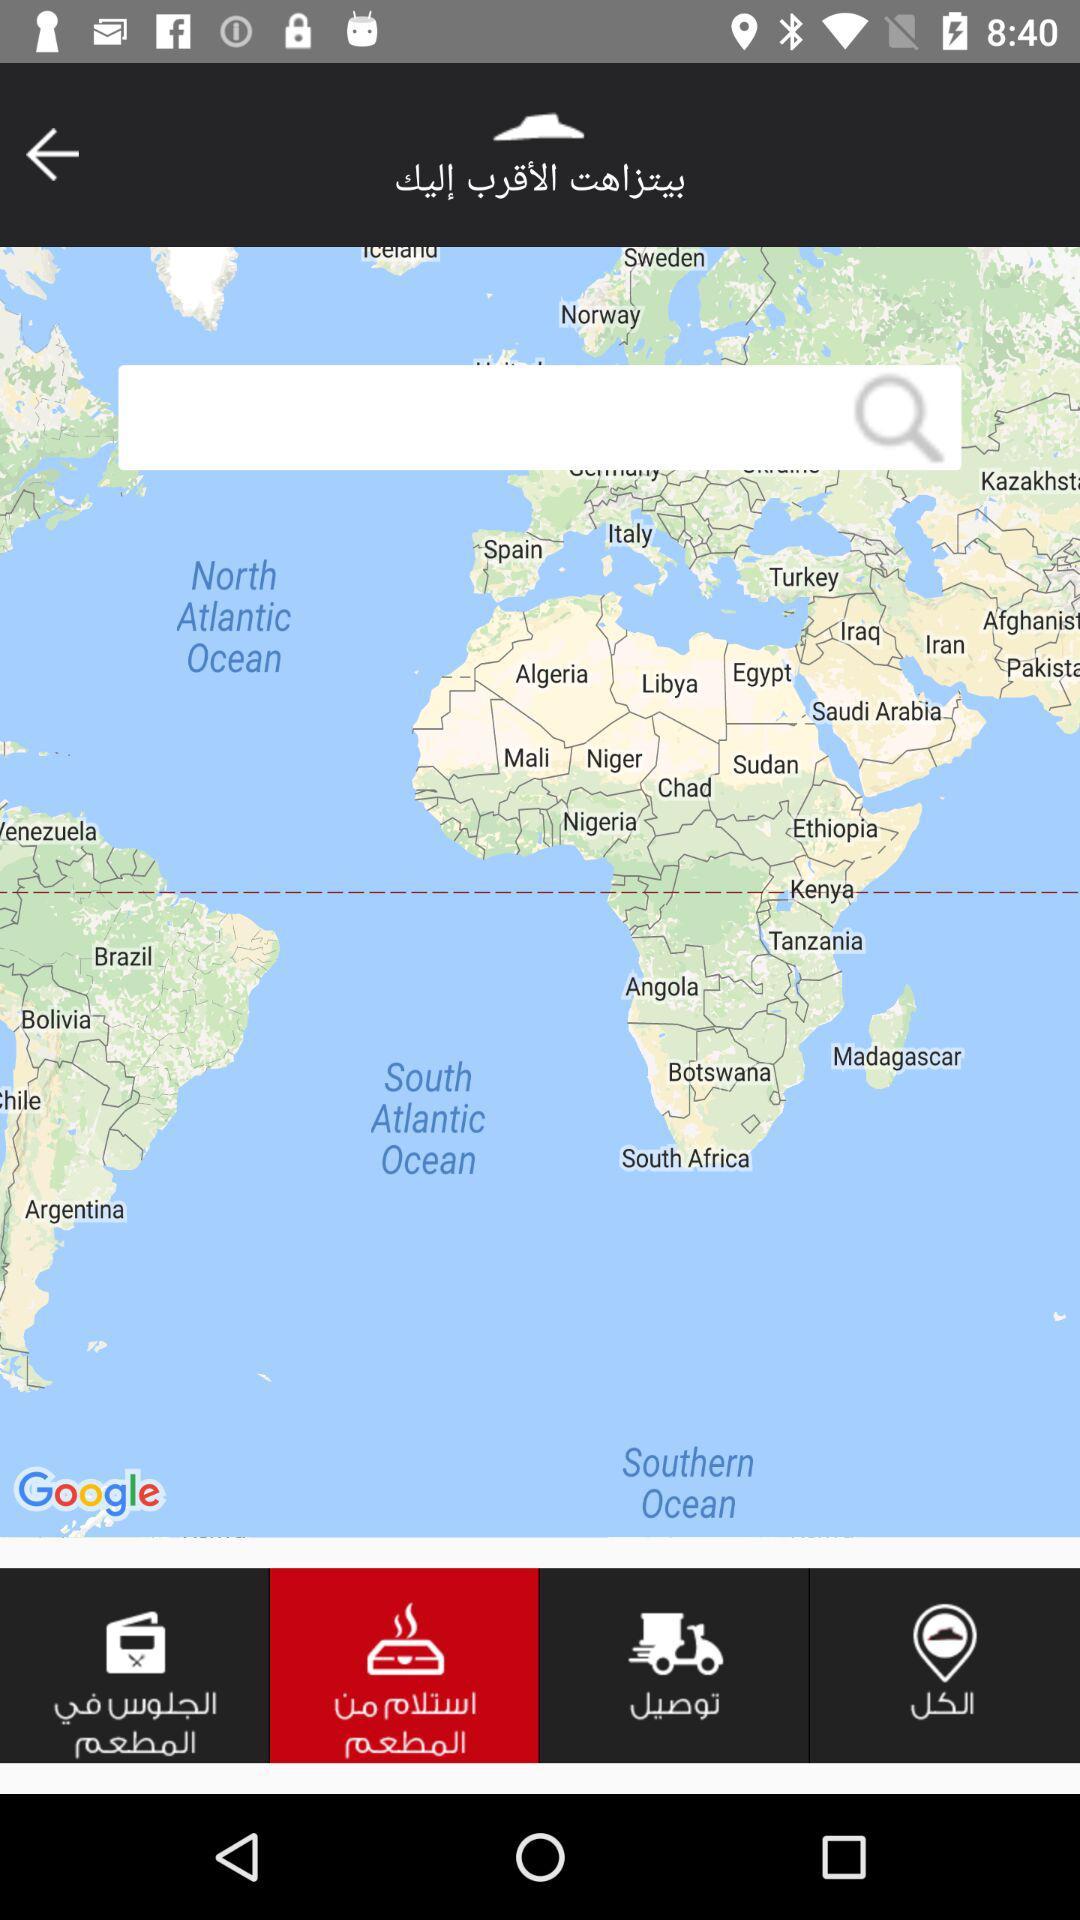  What do you see at coordinates (898, 416) in the screenshot?
I see `search` at bounding box center [898, 416].